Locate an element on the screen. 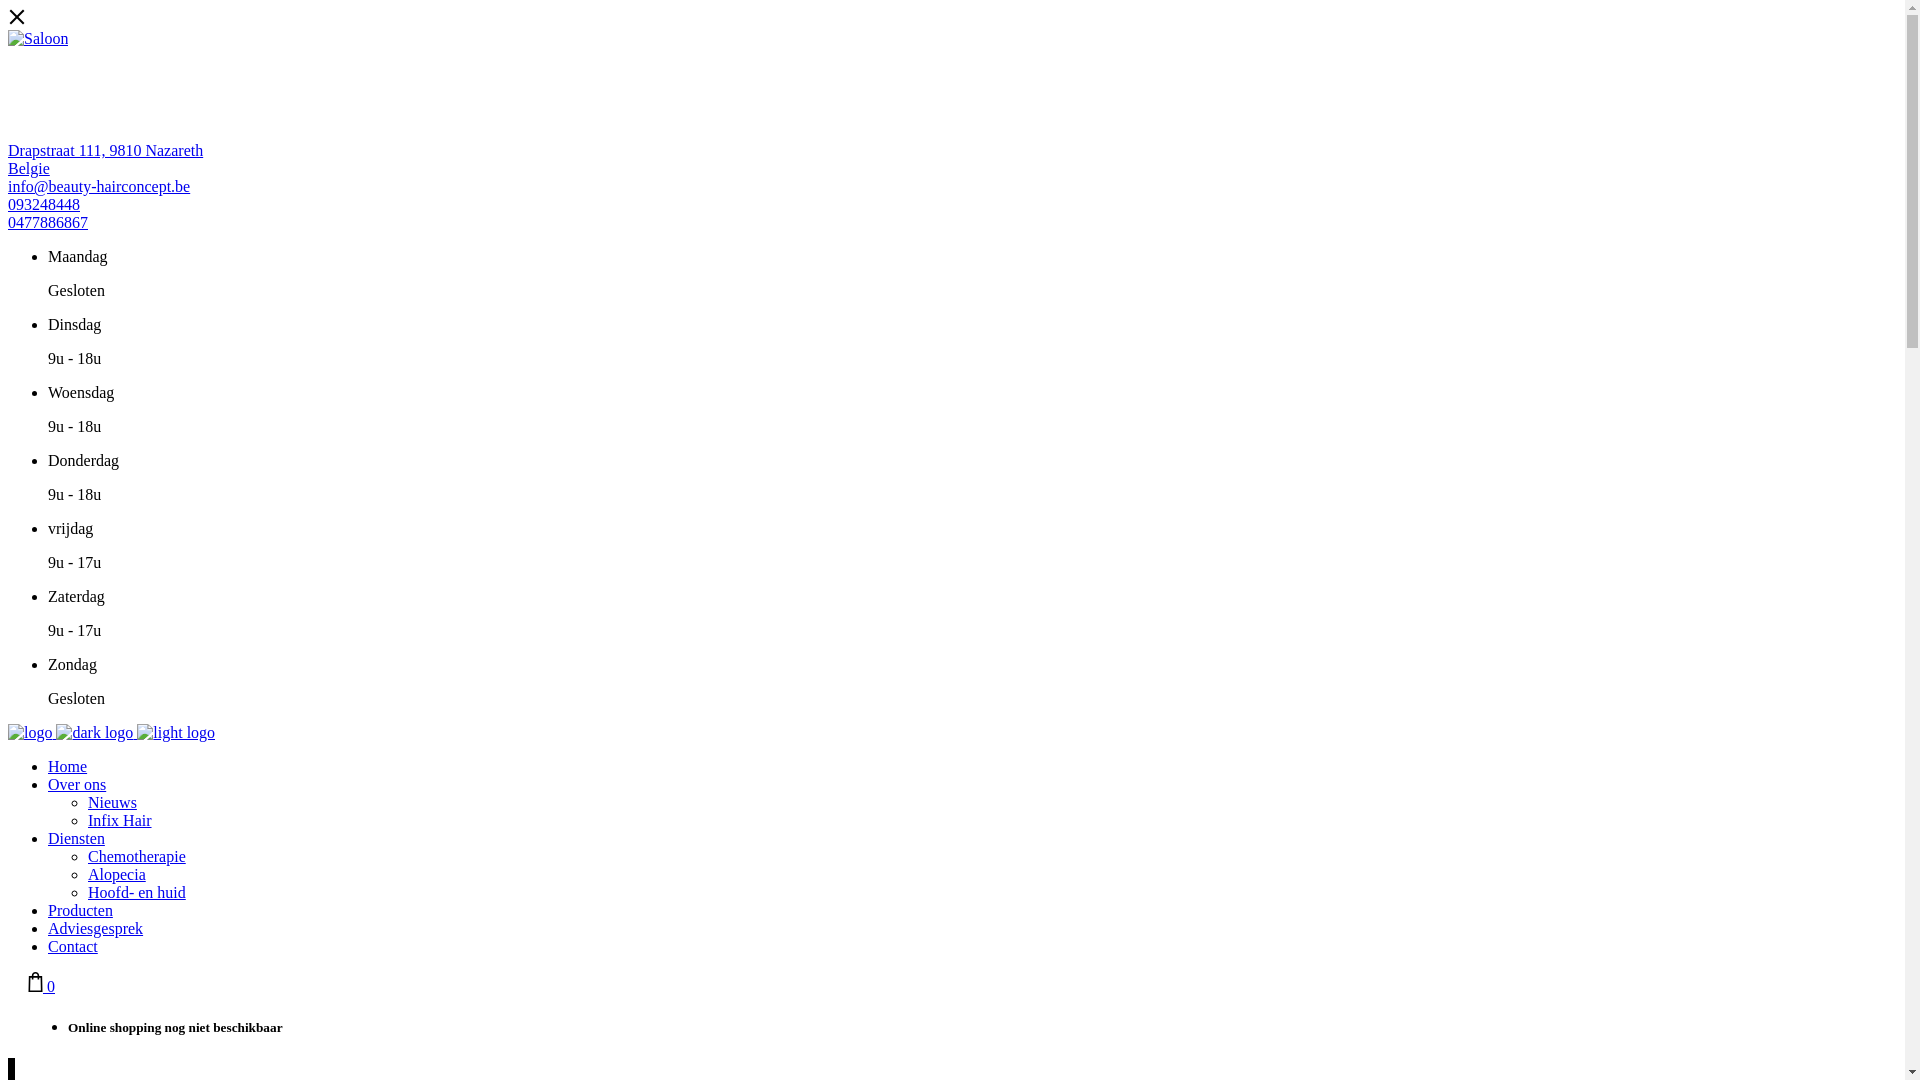 Image resolution: width=1920 pixels, height=1080 pixels. '0' is located at coordinates (28, 985).